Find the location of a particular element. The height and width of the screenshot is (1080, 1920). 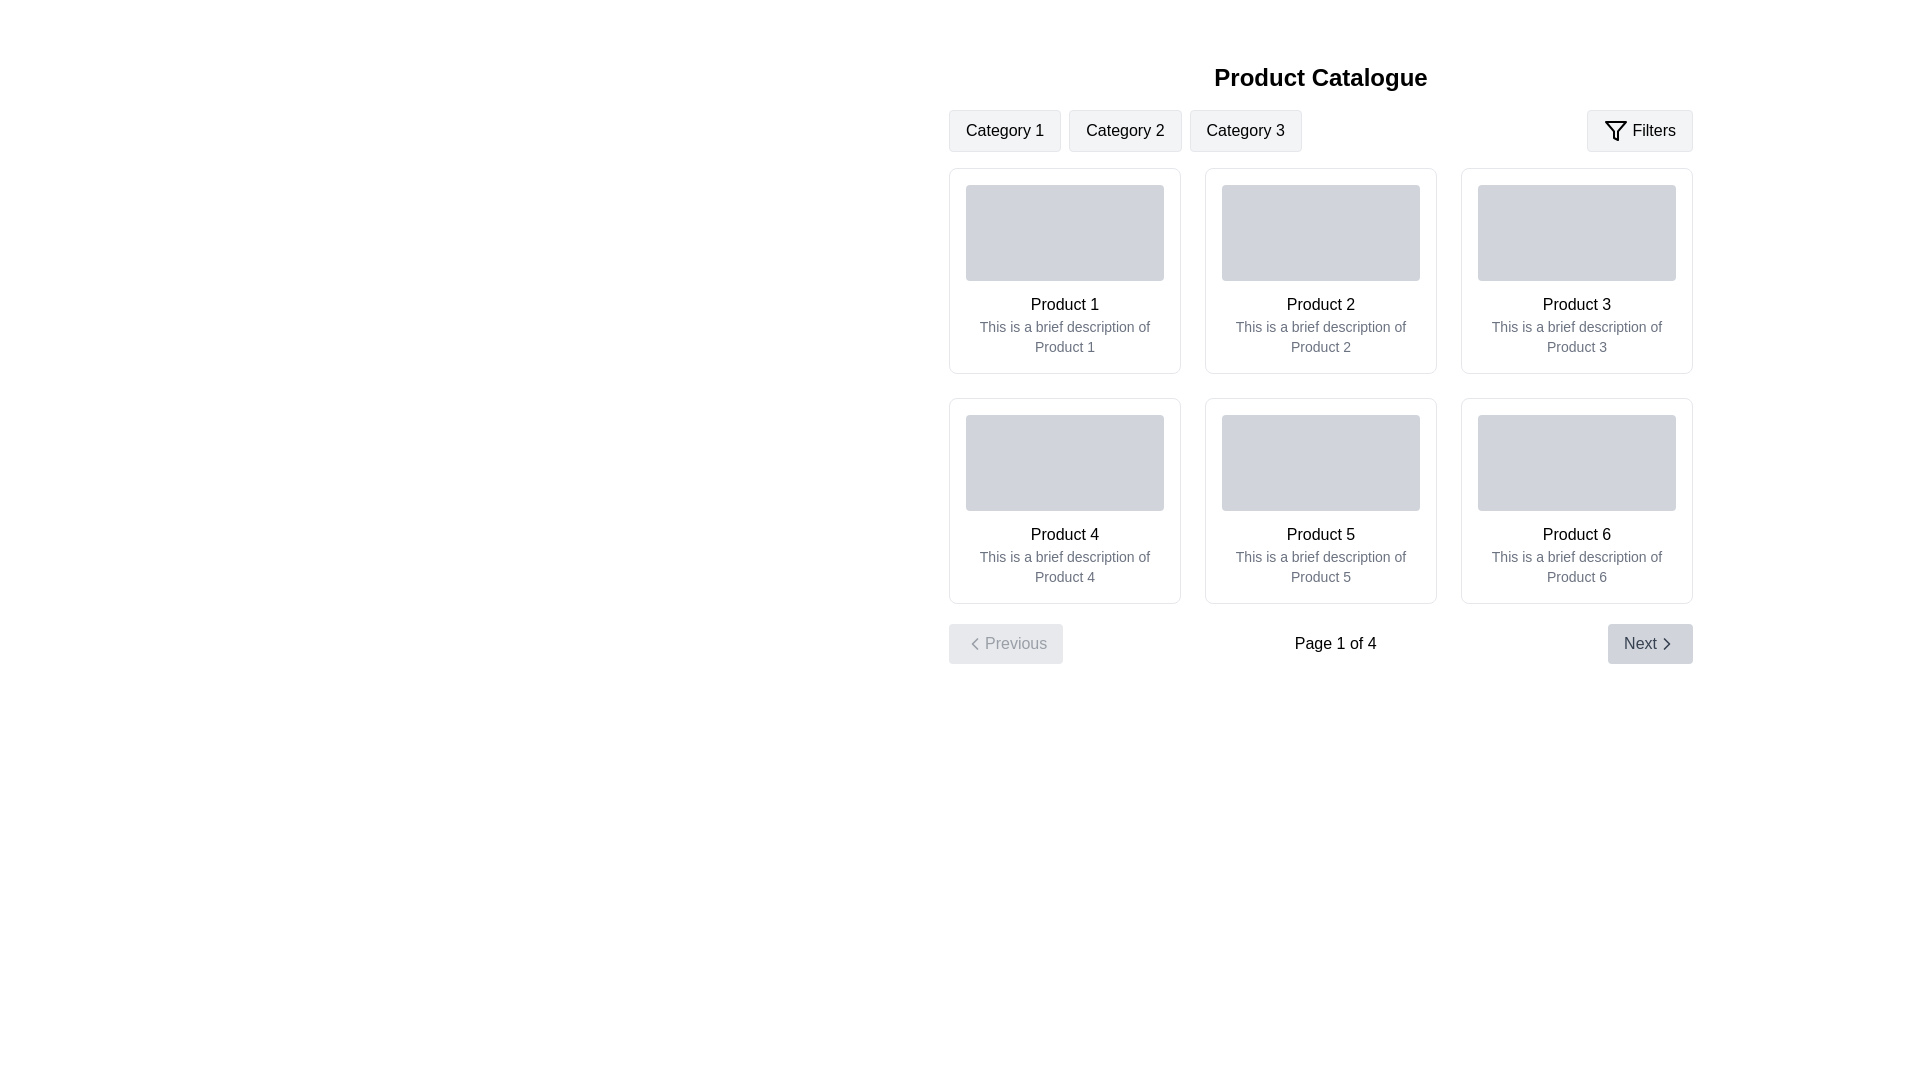

the text block stating 'This is a brief description of Product 6', which is styled with a small font size and gray text color, located at the bottom of the product card for 'Product 6' is located at coordinates (1576, 567).